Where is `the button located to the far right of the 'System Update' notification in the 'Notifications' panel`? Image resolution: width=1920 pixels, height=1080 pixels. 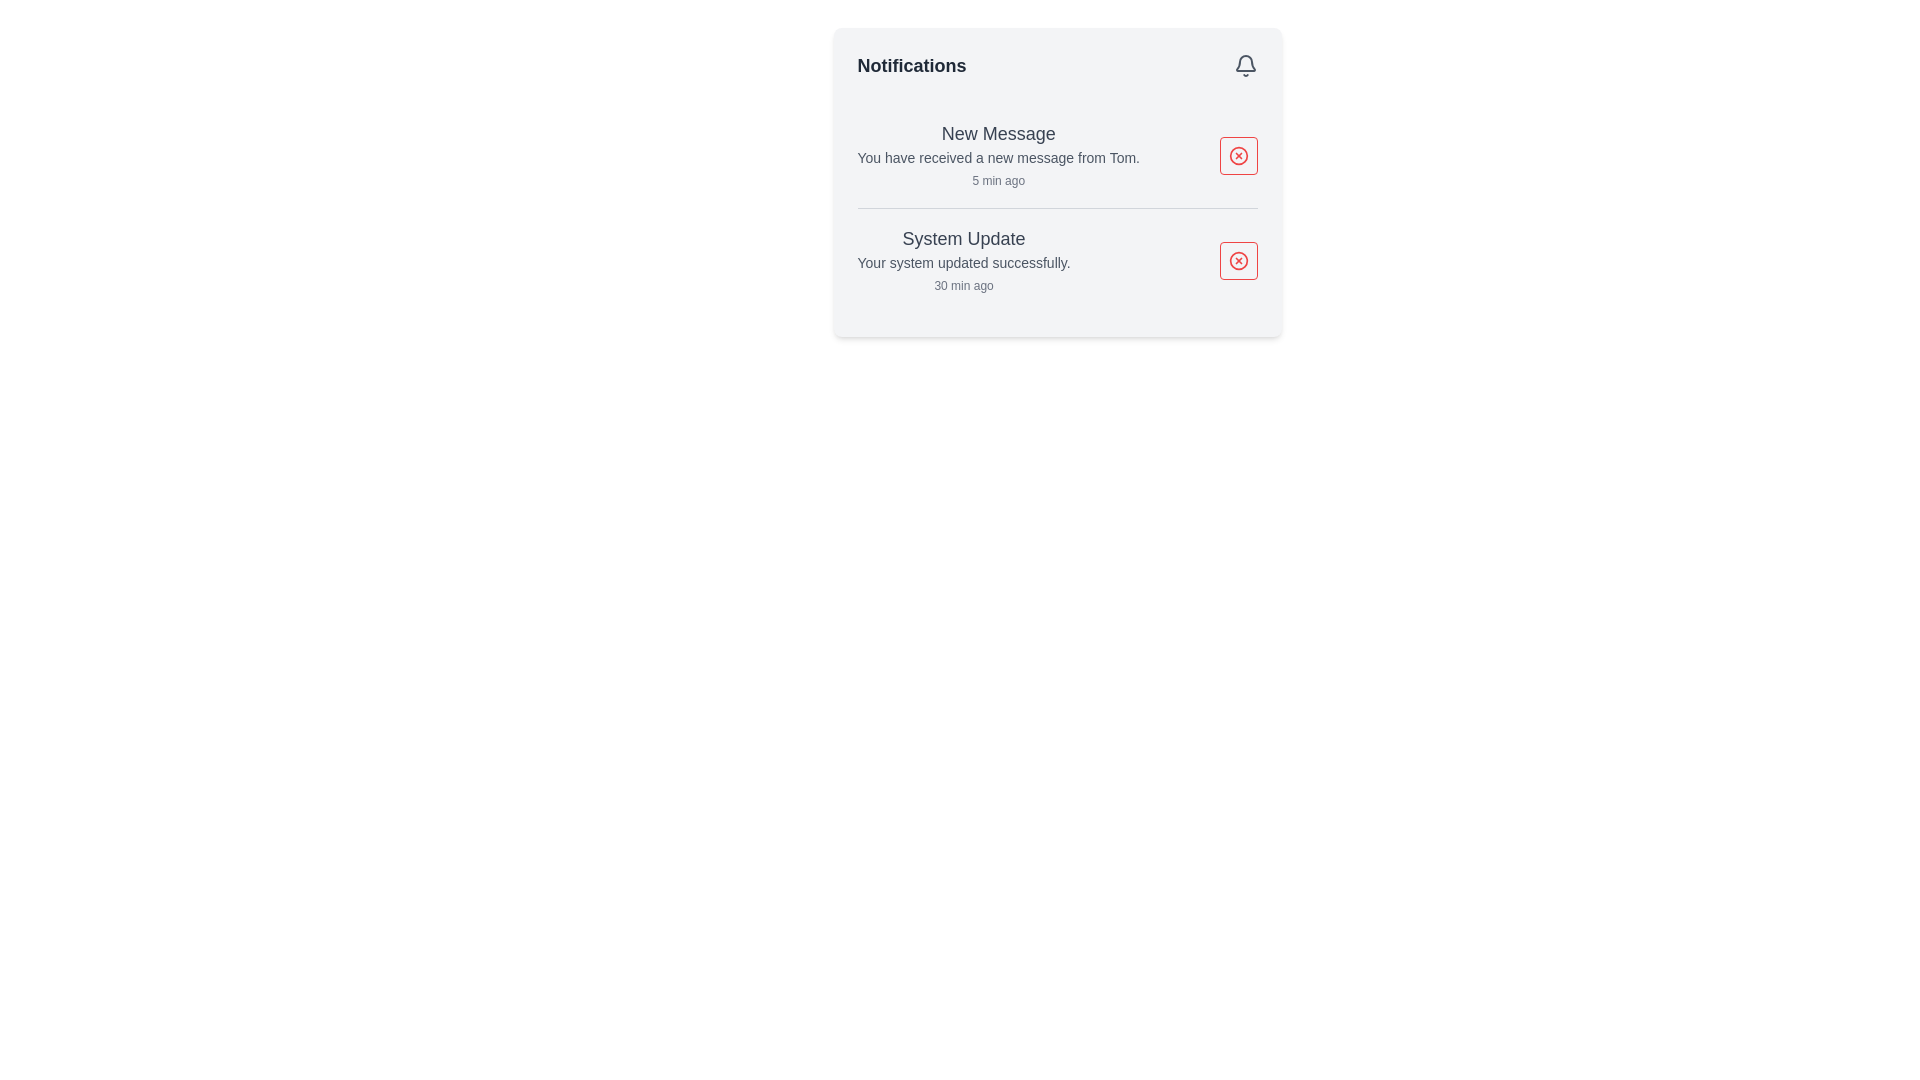 the button located to the far right of the 'System Update' notification in the 'Notifications' panel is located at coordinates (1237, 260).